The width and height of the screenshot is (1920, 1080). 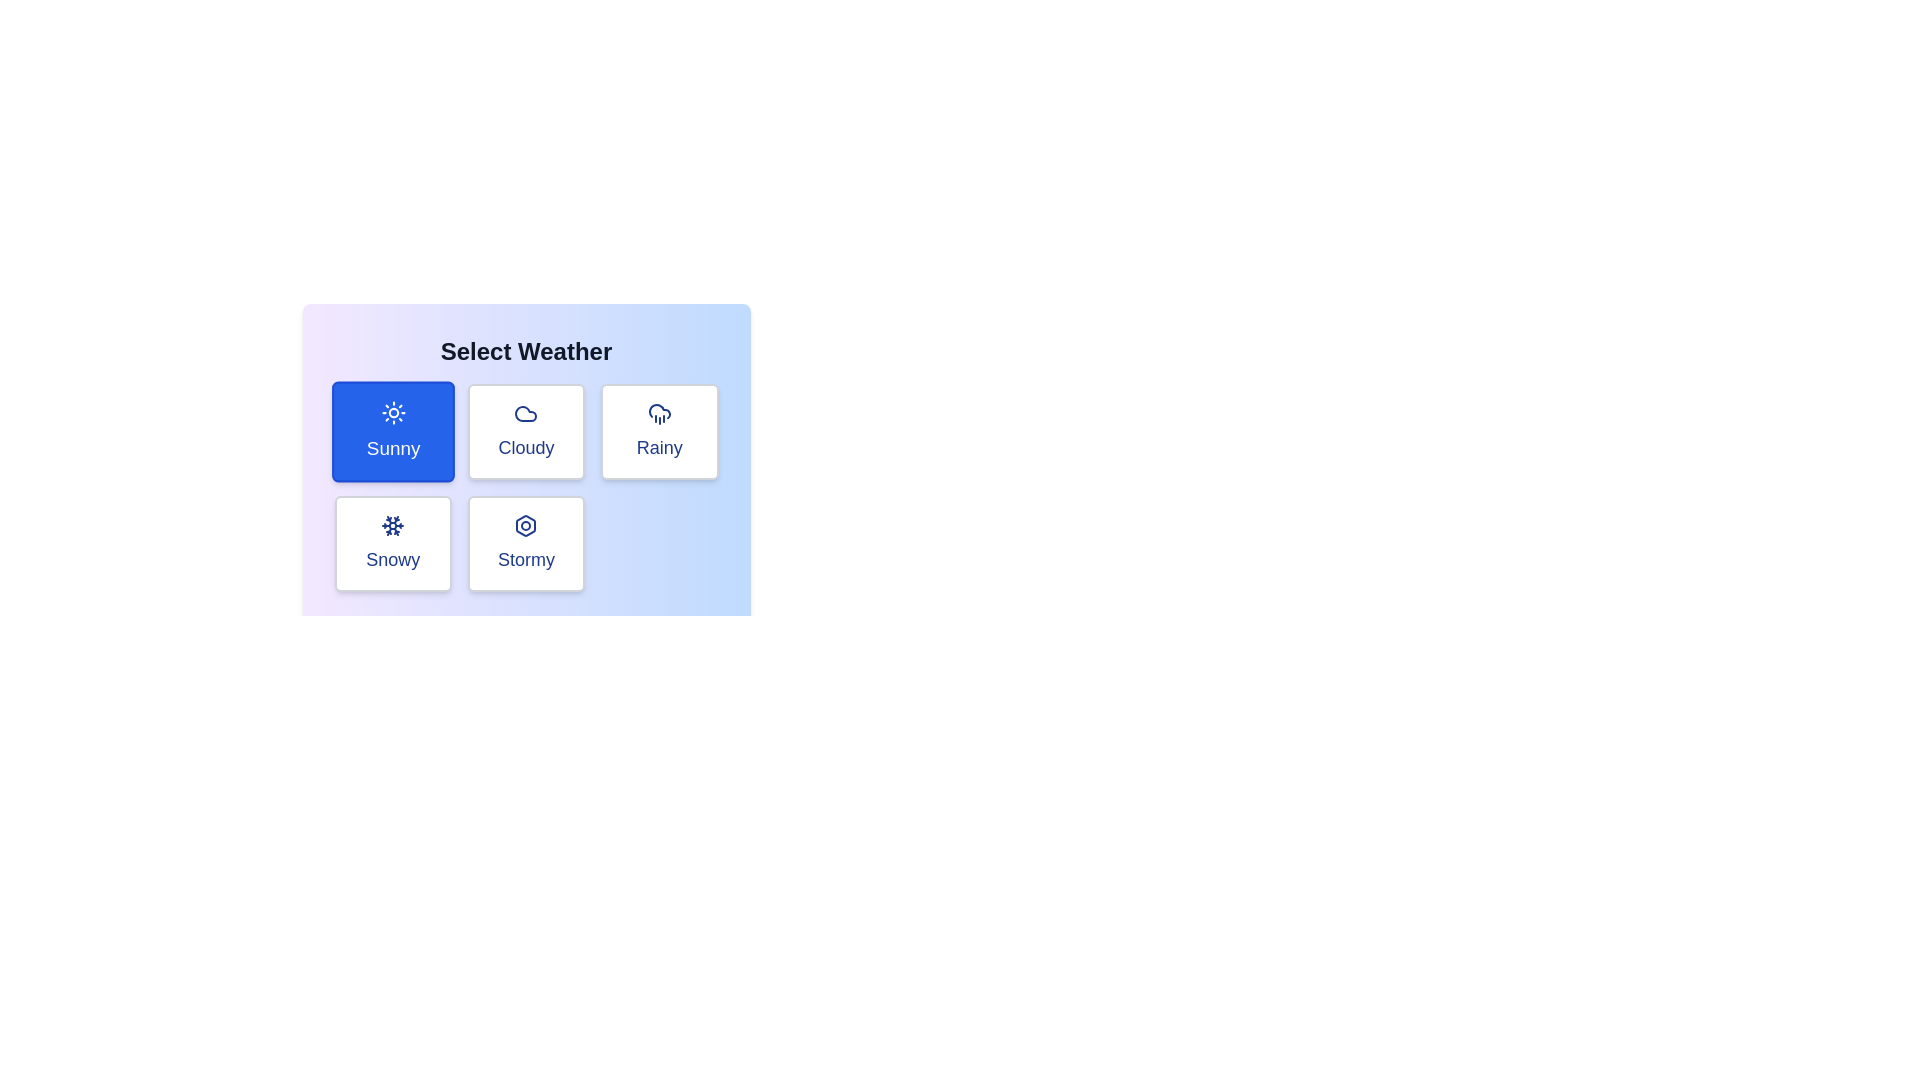 I want to click on the storm icon labeled 'Stormy', which is located in the second row under the weather selection options in the rightmost box, so click(x=526, y=524).